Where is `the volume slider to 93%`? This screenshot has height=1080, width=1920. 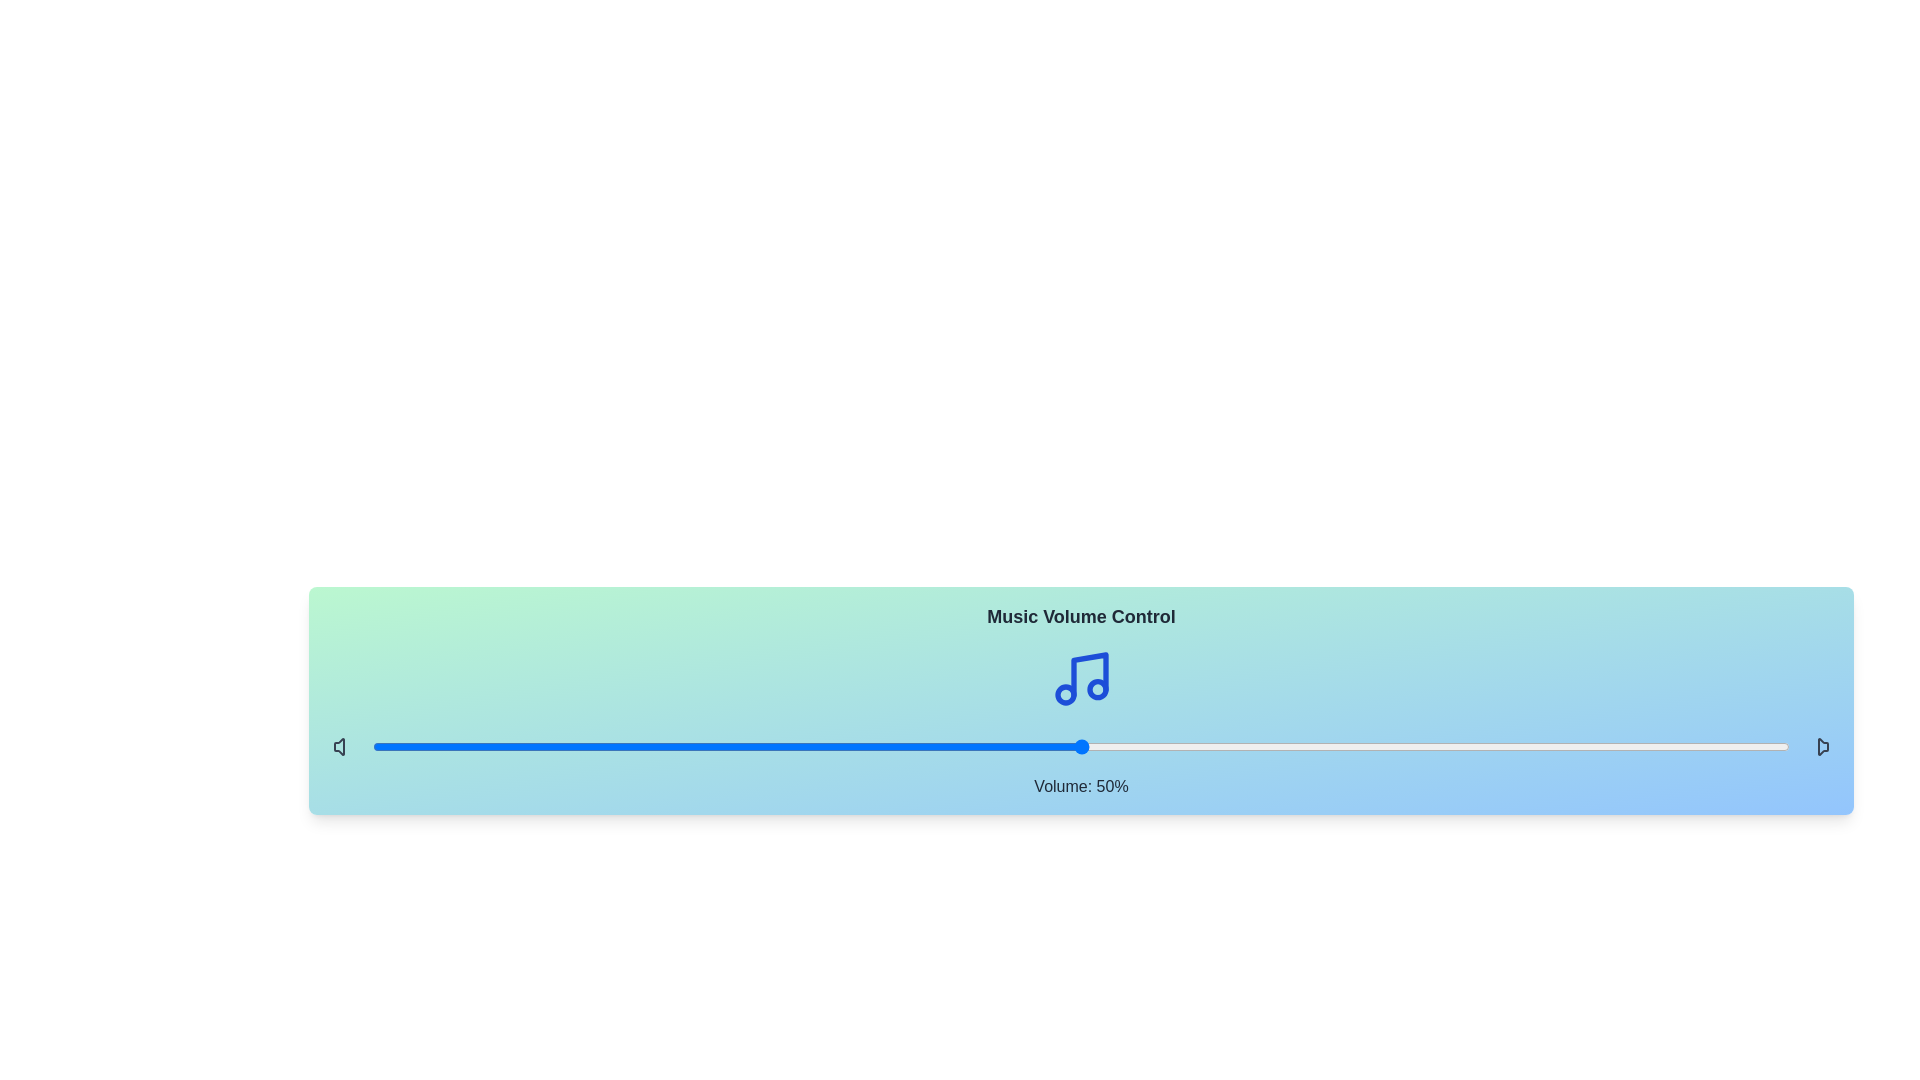
the volume slider to 93% is located at coordinates (1689, 747).